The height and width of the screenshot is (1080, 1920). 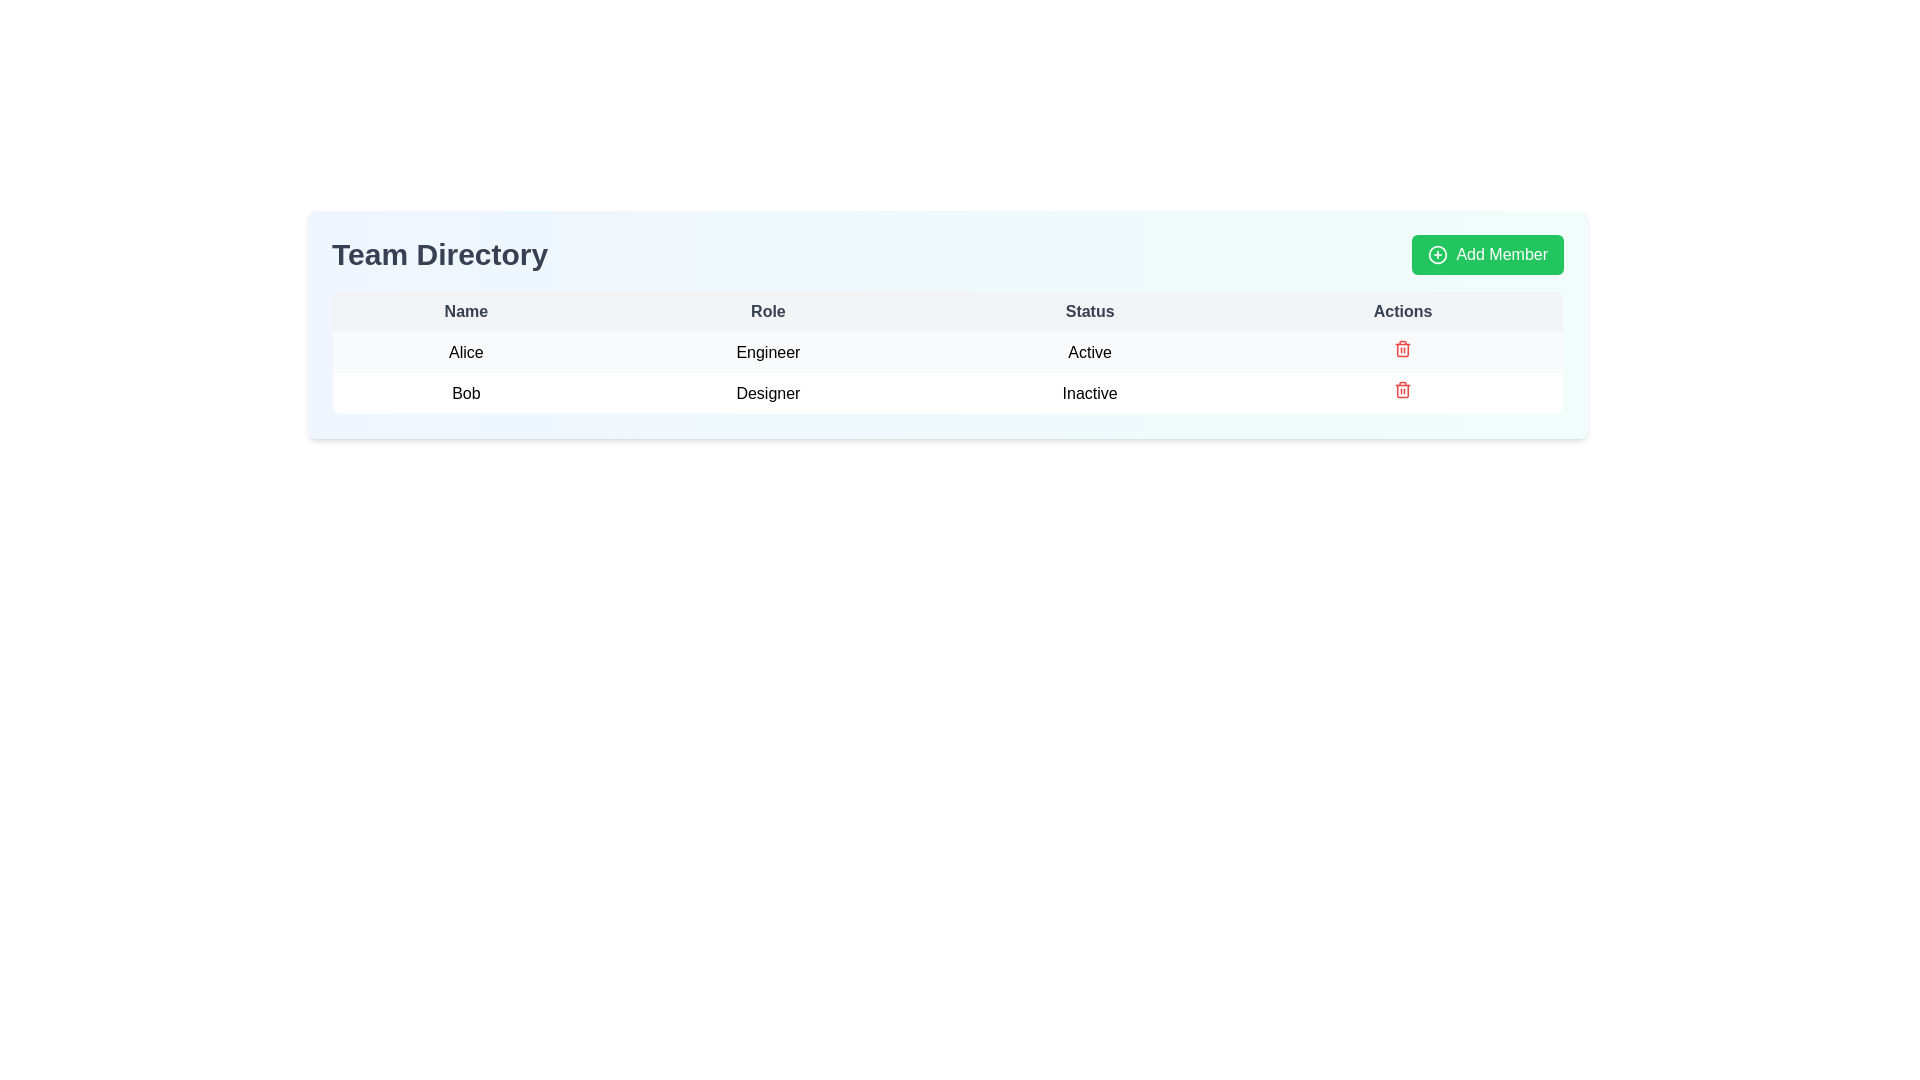 What do you see at coordinates (465, 311) in the screenshot?
I see `the static text label indicating the 'Name' column in the table, which is positioned near the top-left below the 'Team Directory' header` at bounding box center [465, 311].